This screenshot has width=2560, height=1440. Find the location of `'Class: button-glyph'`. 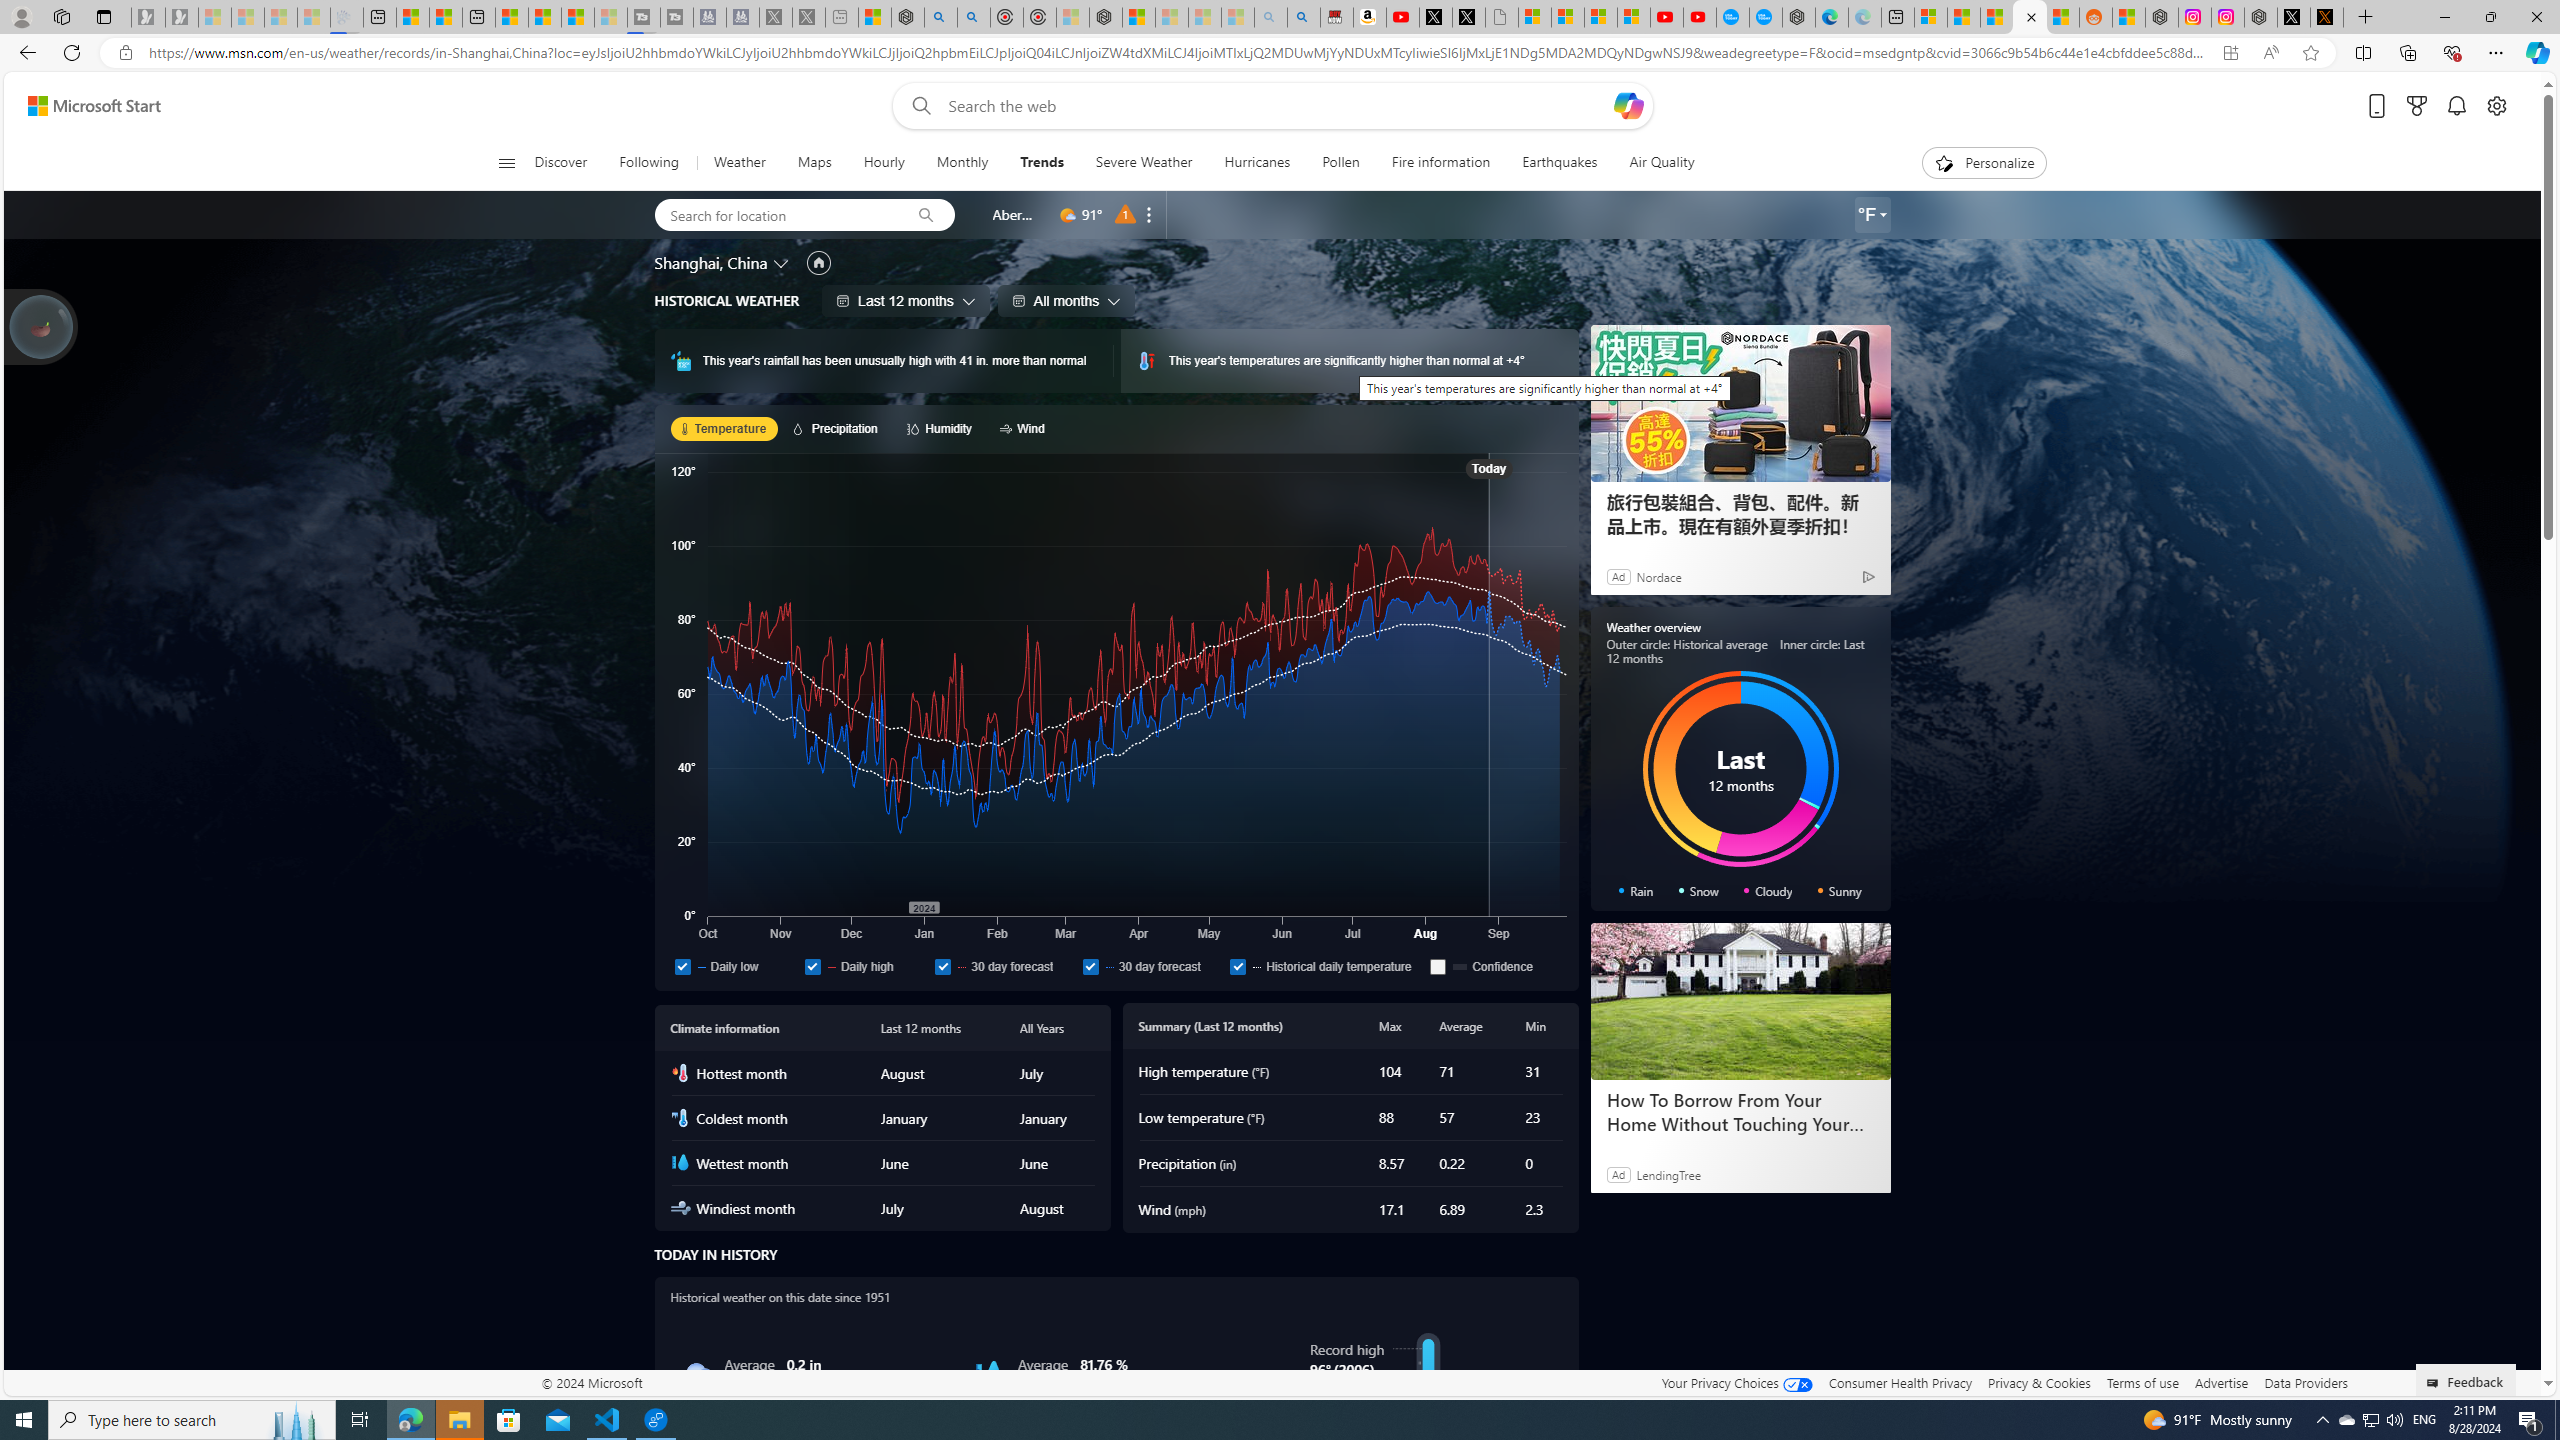

'Class: button-glyph' is located at coordinates (505, 162).